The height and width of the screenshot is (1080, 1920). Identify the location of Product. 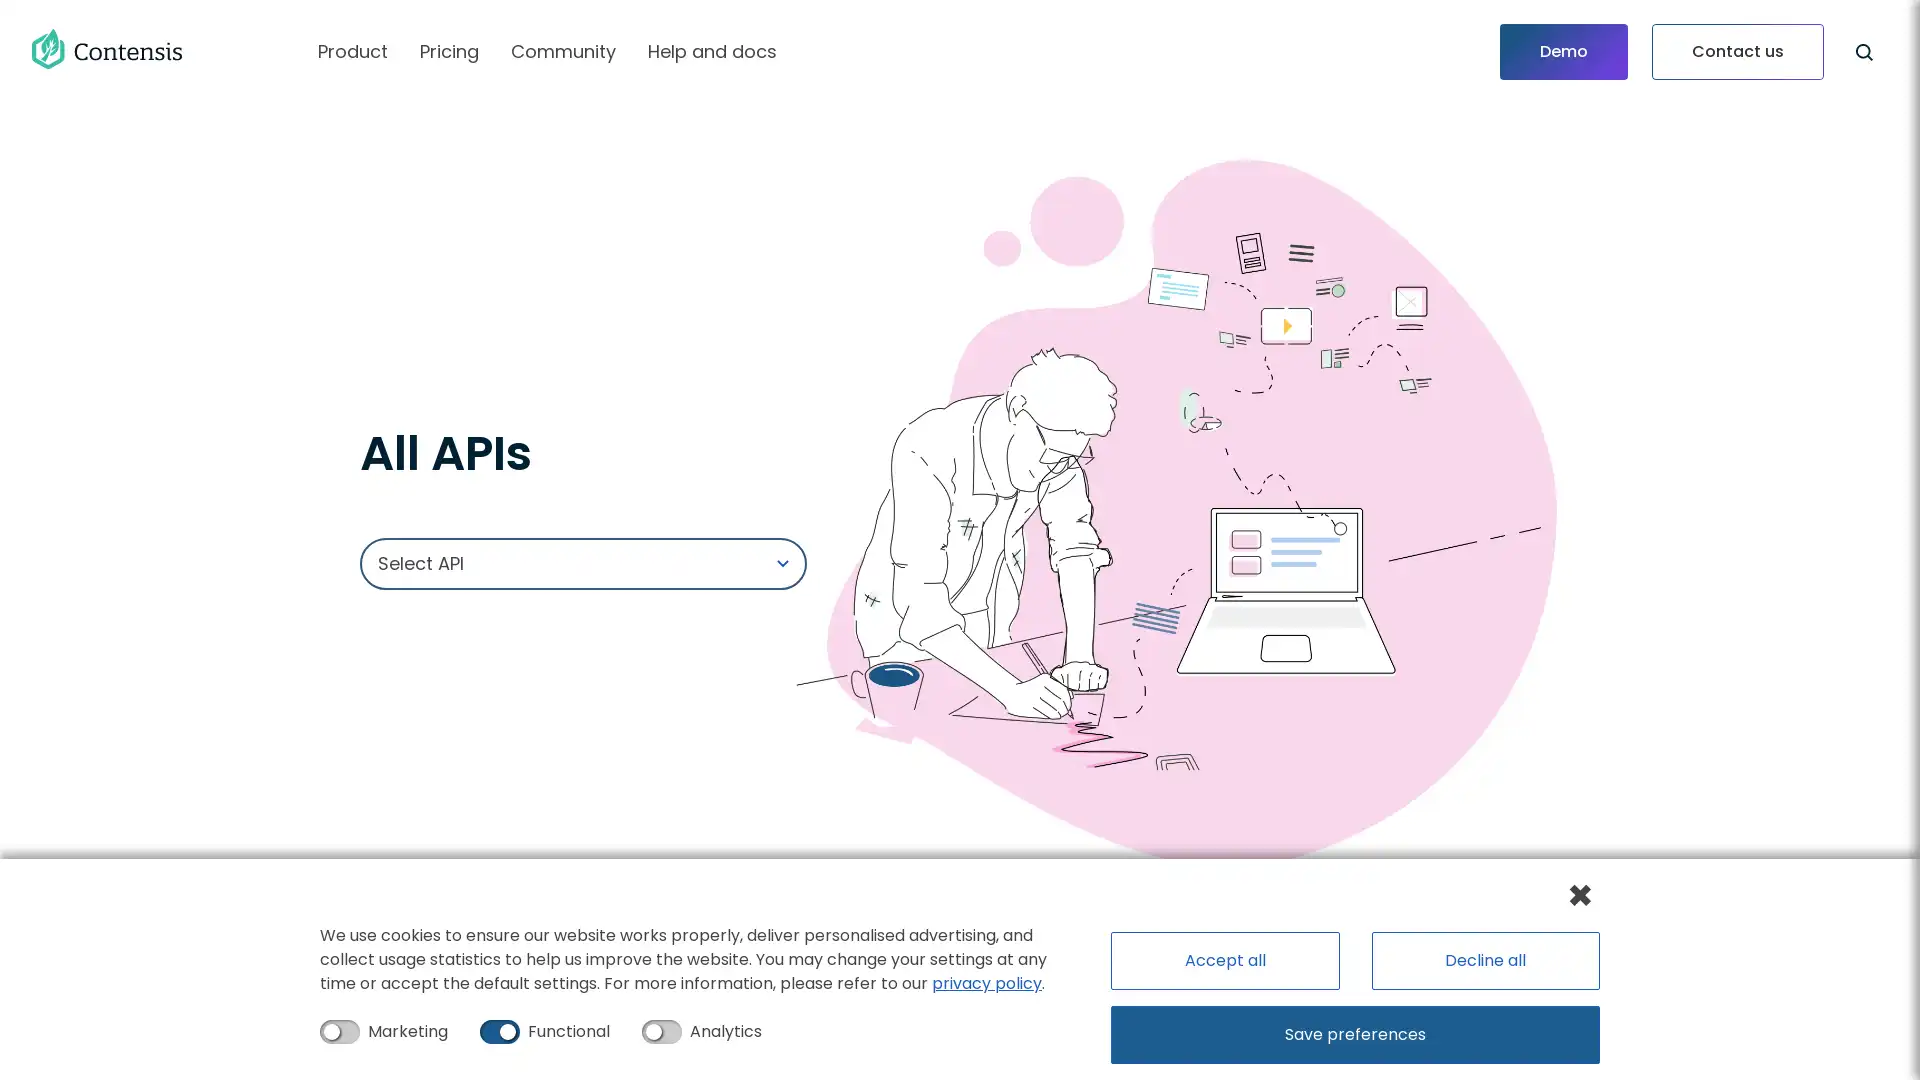
(353, 50).